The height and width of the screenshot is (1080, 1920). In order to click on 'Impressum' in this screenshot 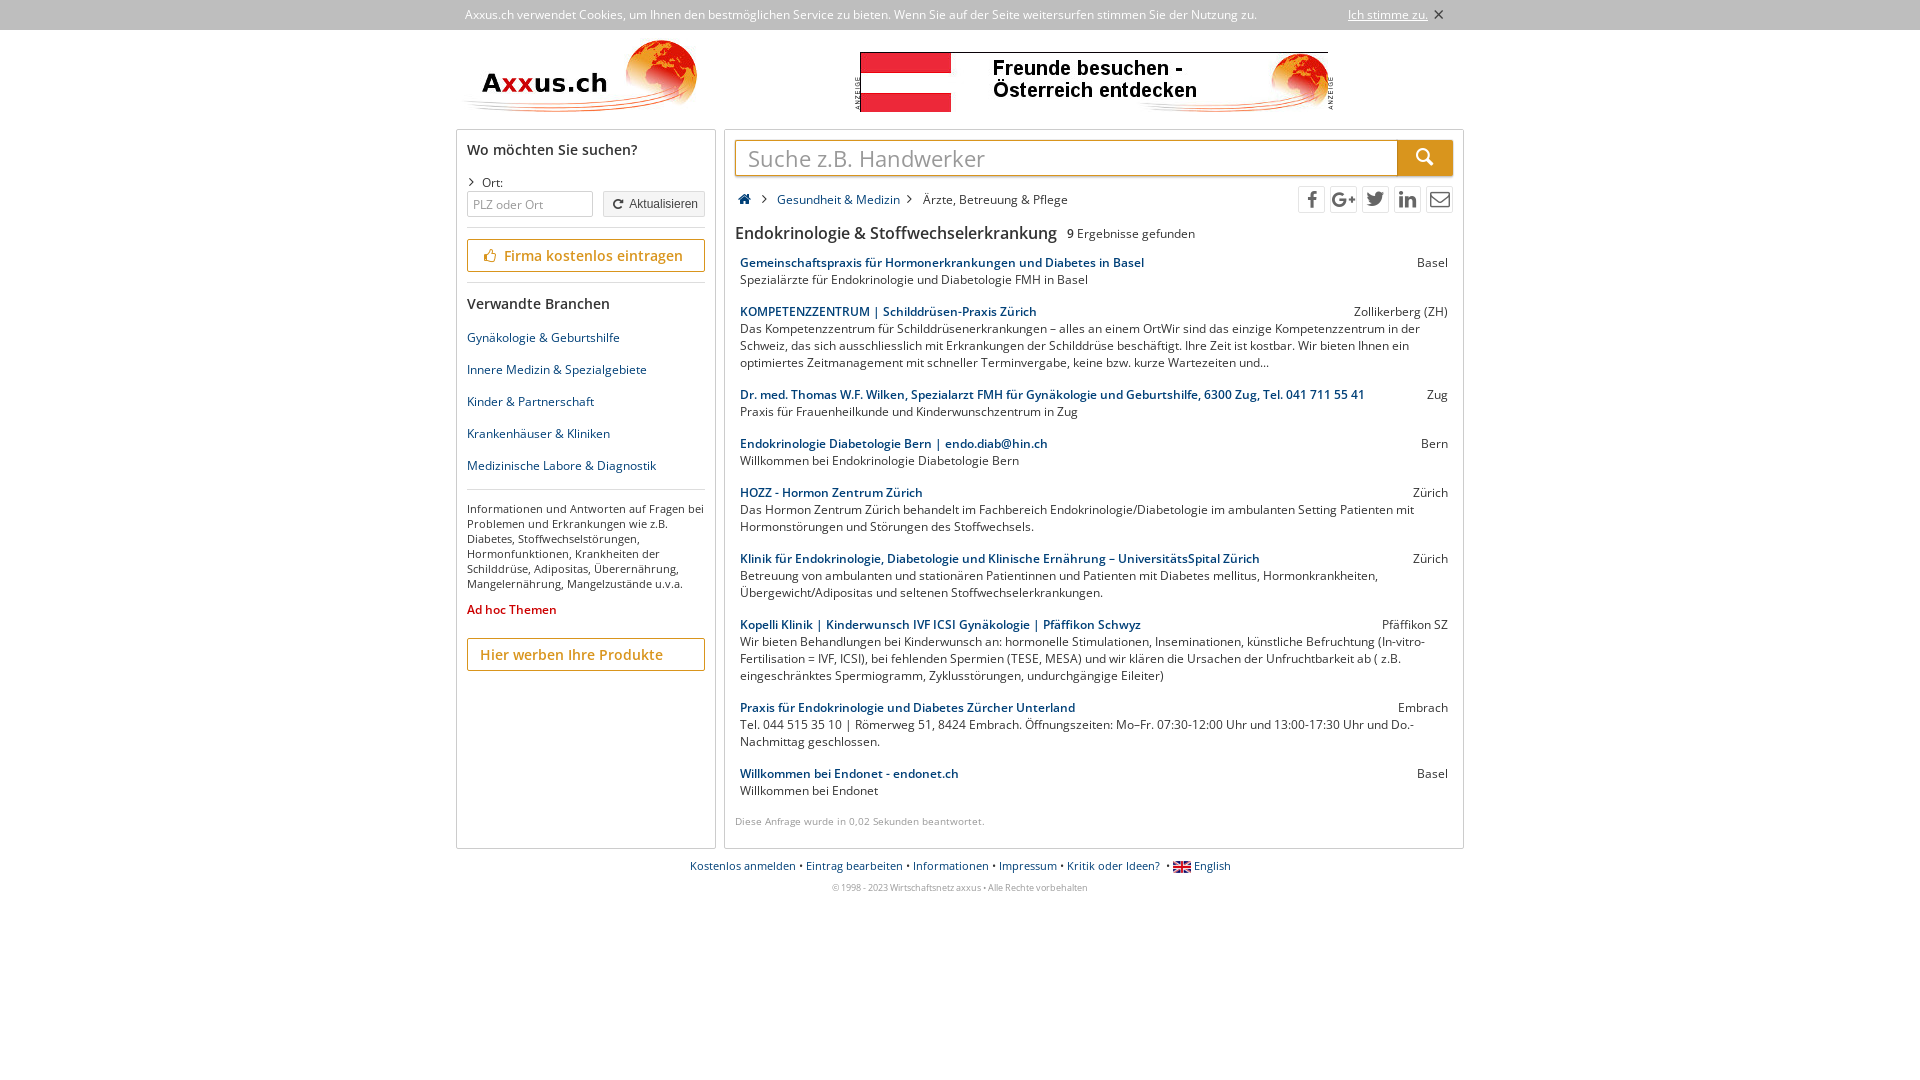, I will do `click(1027, 864)`.